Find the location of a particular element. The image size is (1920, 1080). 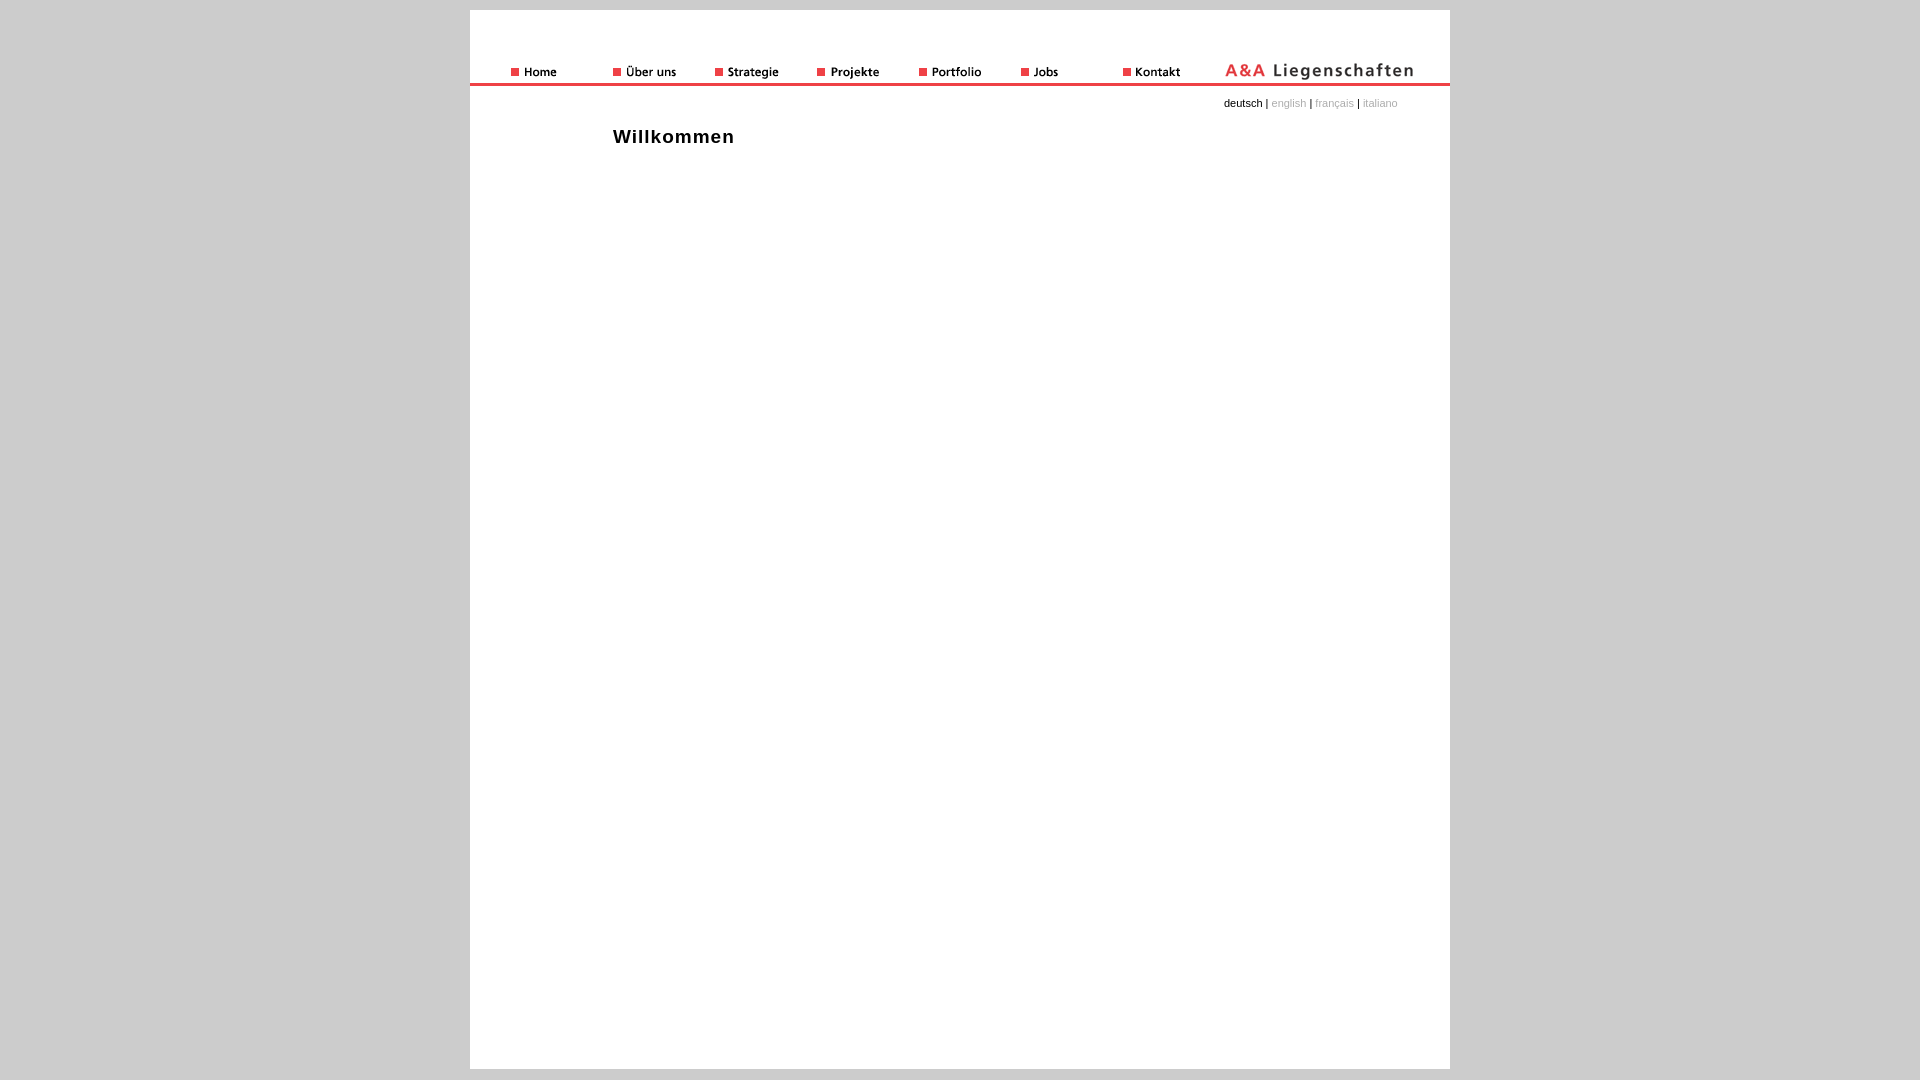

'Portfolio' is located at coordinates (969, 72).